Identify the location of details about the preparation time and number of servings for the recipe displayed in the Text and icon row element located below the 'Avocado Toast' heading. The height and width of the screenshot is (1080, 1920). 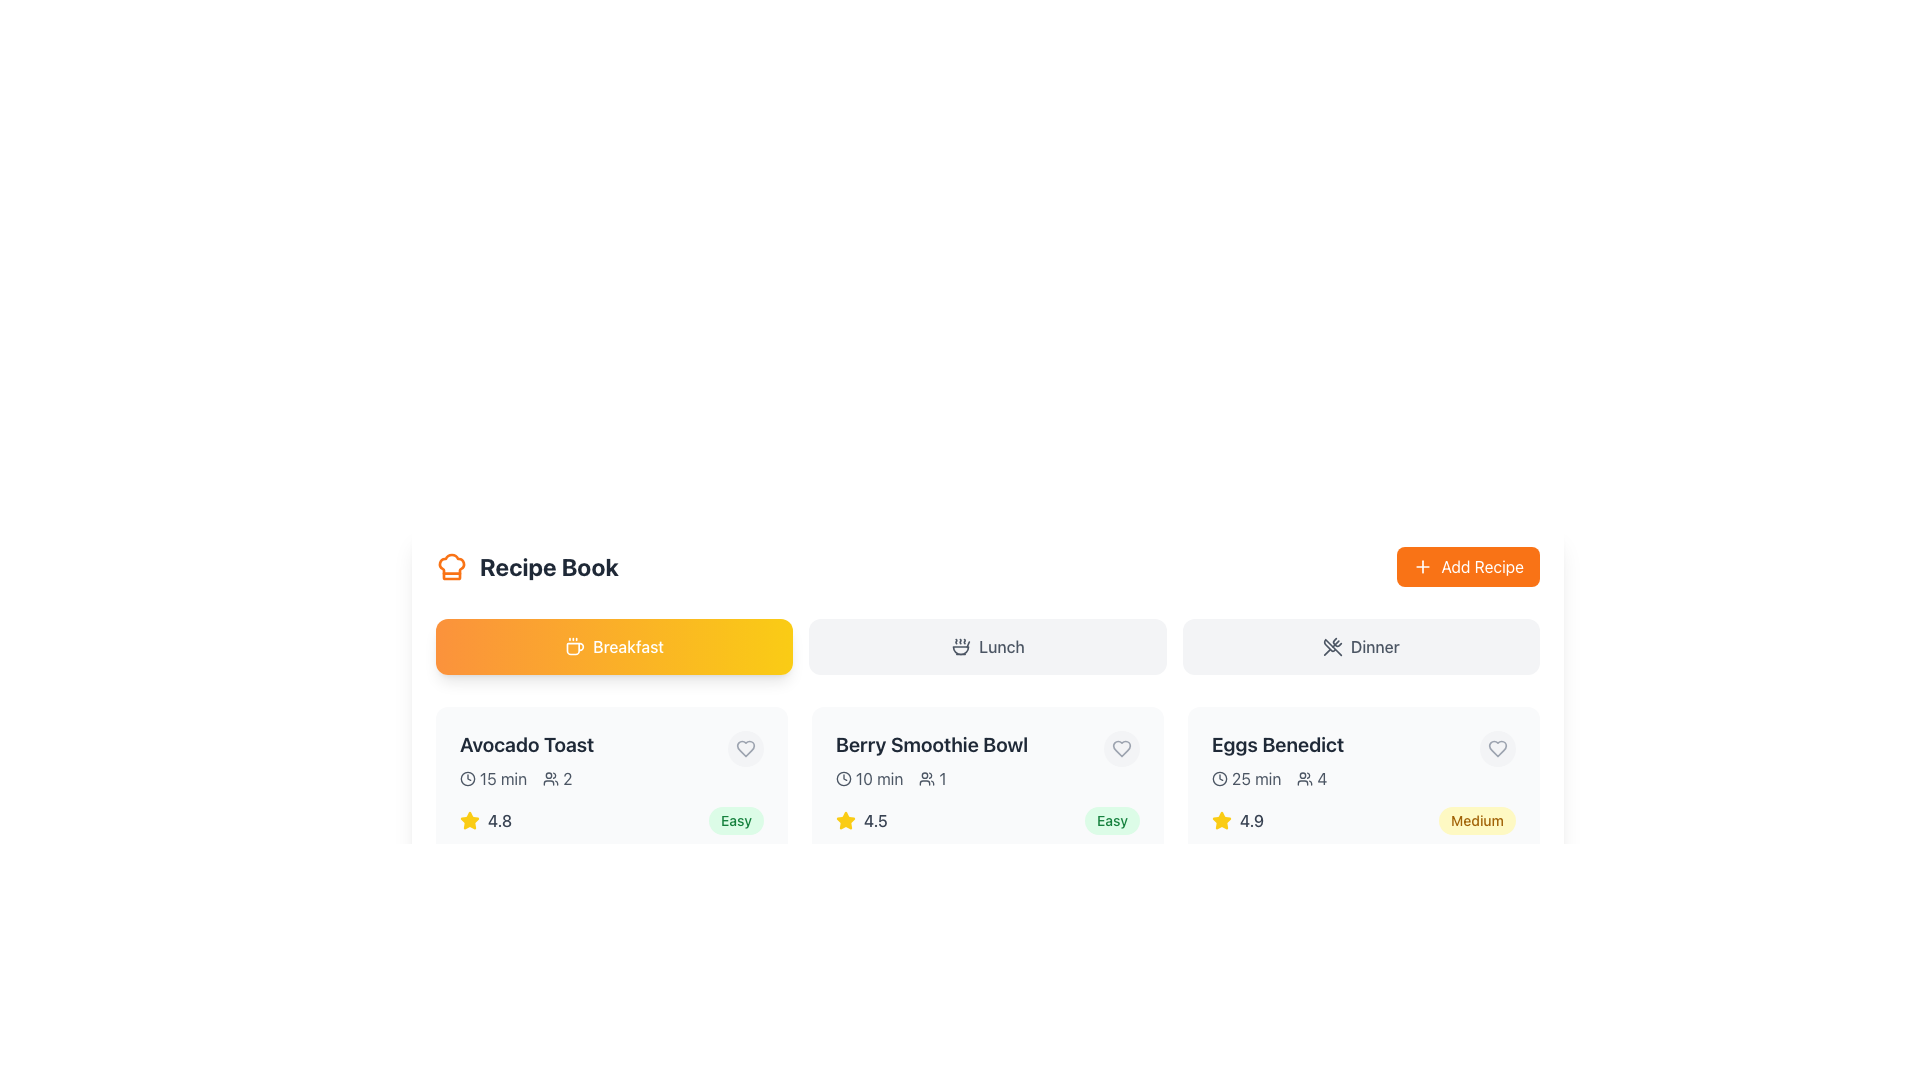
(527, 778).